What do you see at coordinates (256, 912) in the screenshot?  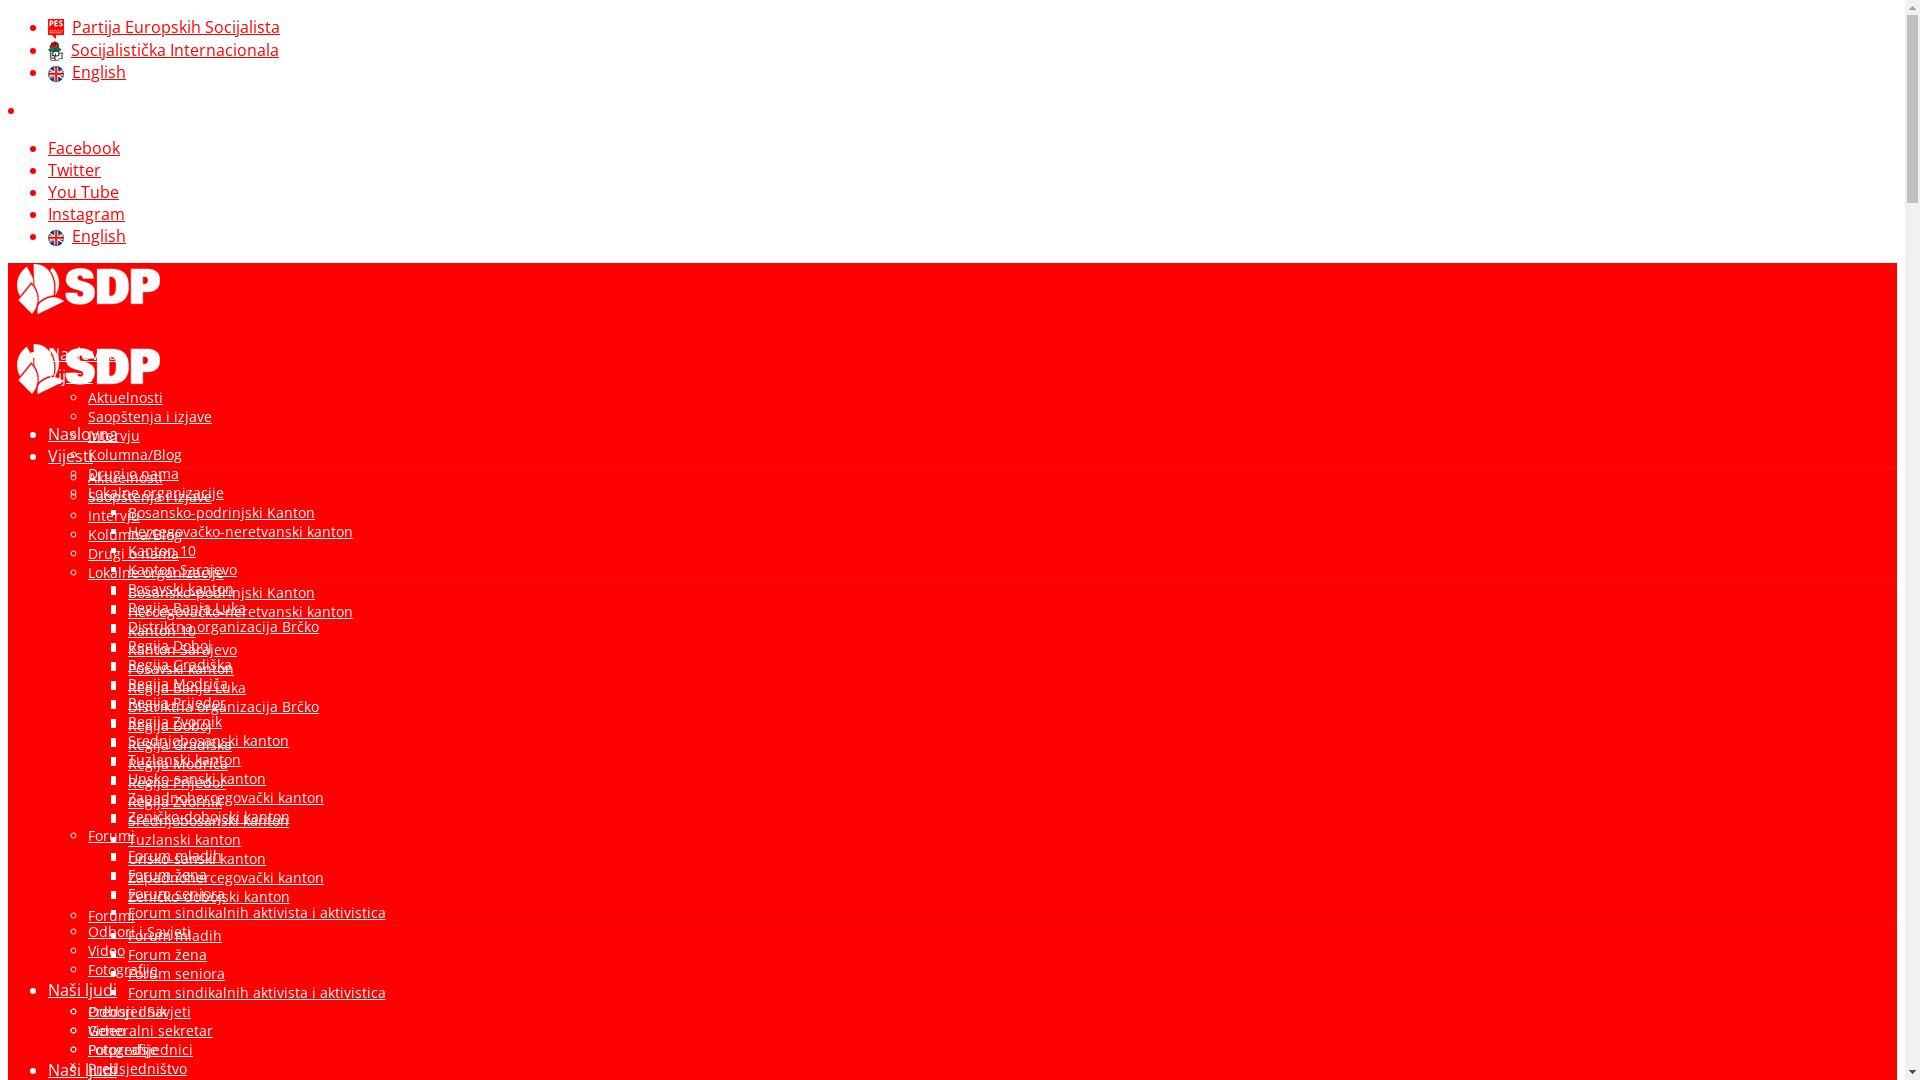 I see `'Forum sindikalnih aktivista i aktivistica'` at bounding box center [256, 912].